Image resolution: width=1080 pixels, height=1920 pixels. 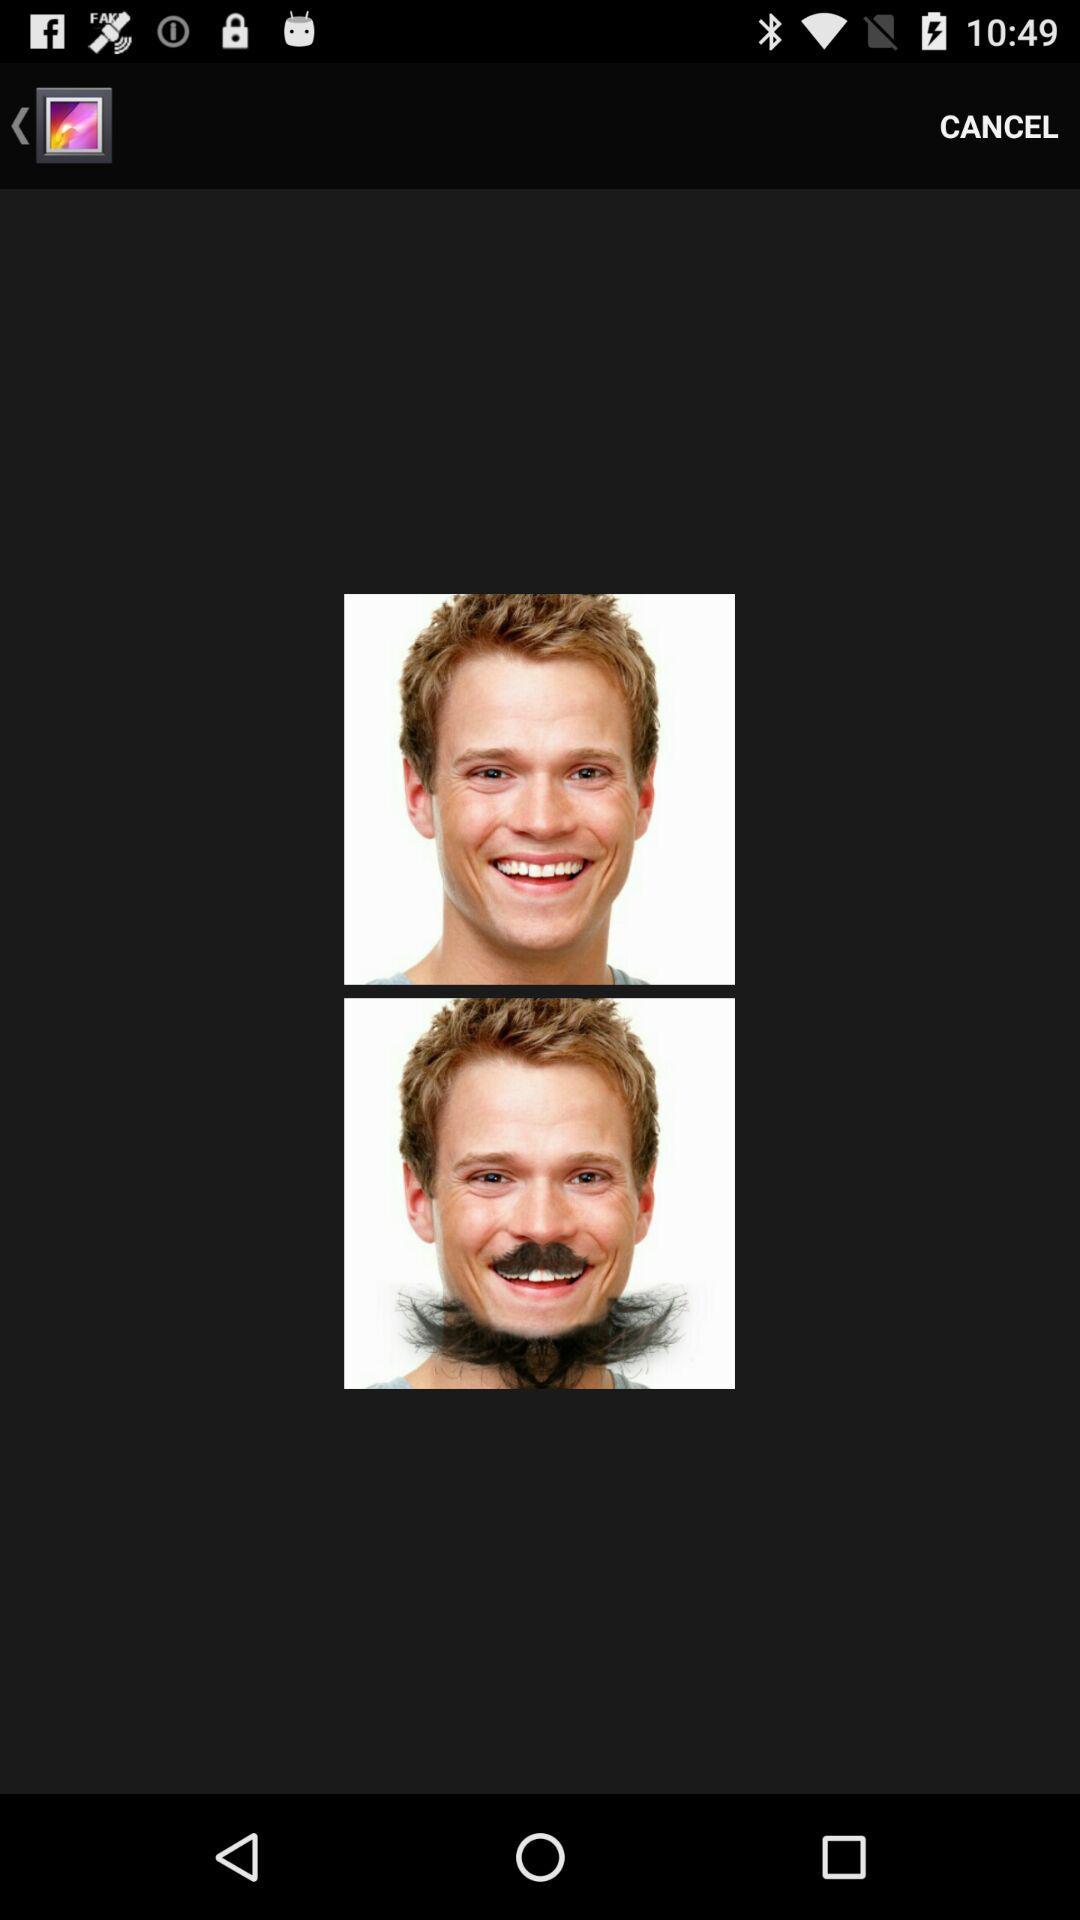 I want to click on the cancel at the top right corner, so click(x=999, y=124).